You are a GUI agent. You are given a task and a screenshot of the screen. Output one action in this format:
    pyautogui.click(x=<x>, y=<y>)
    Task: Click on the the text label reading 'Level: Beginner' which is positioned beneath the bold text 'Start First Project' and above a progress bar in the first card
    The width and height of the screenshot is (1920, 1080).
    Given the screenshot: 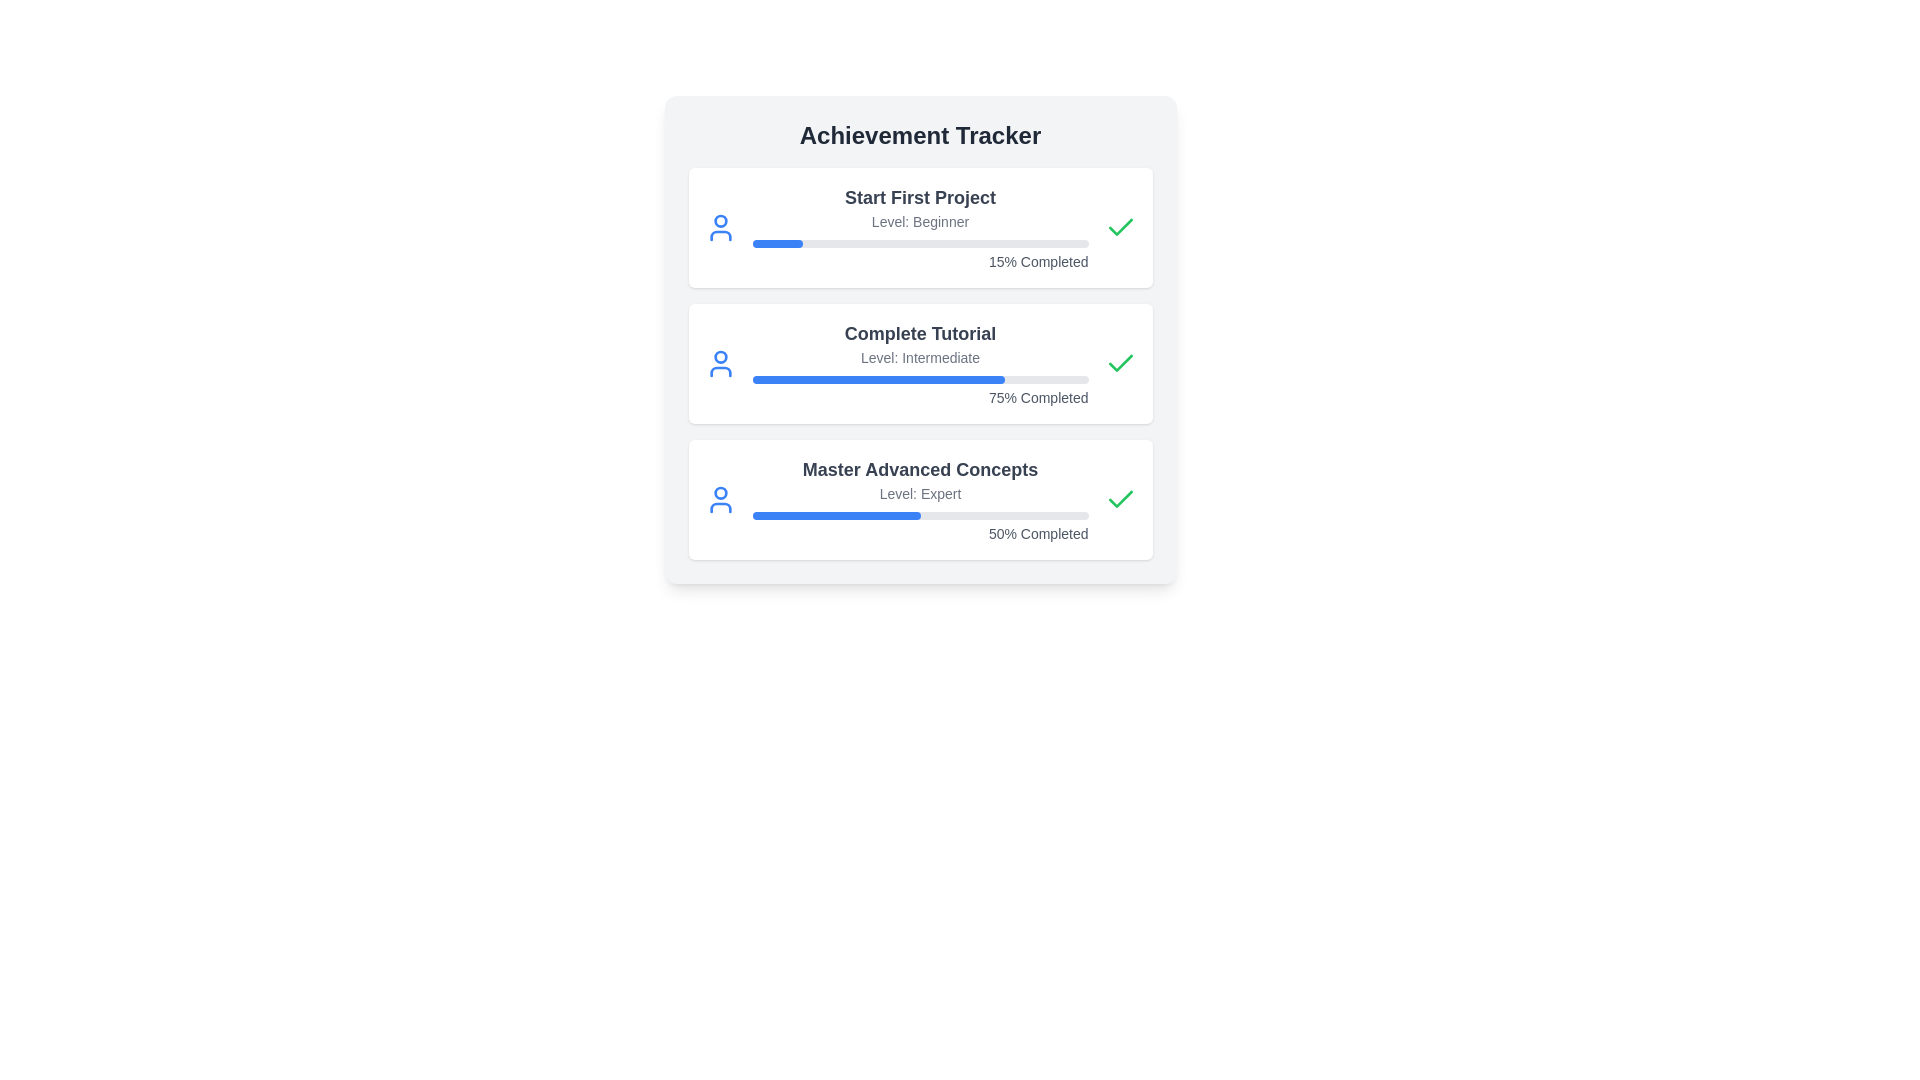 What is the action you would take?
    pyautogui.click(x=919, y=222)
    